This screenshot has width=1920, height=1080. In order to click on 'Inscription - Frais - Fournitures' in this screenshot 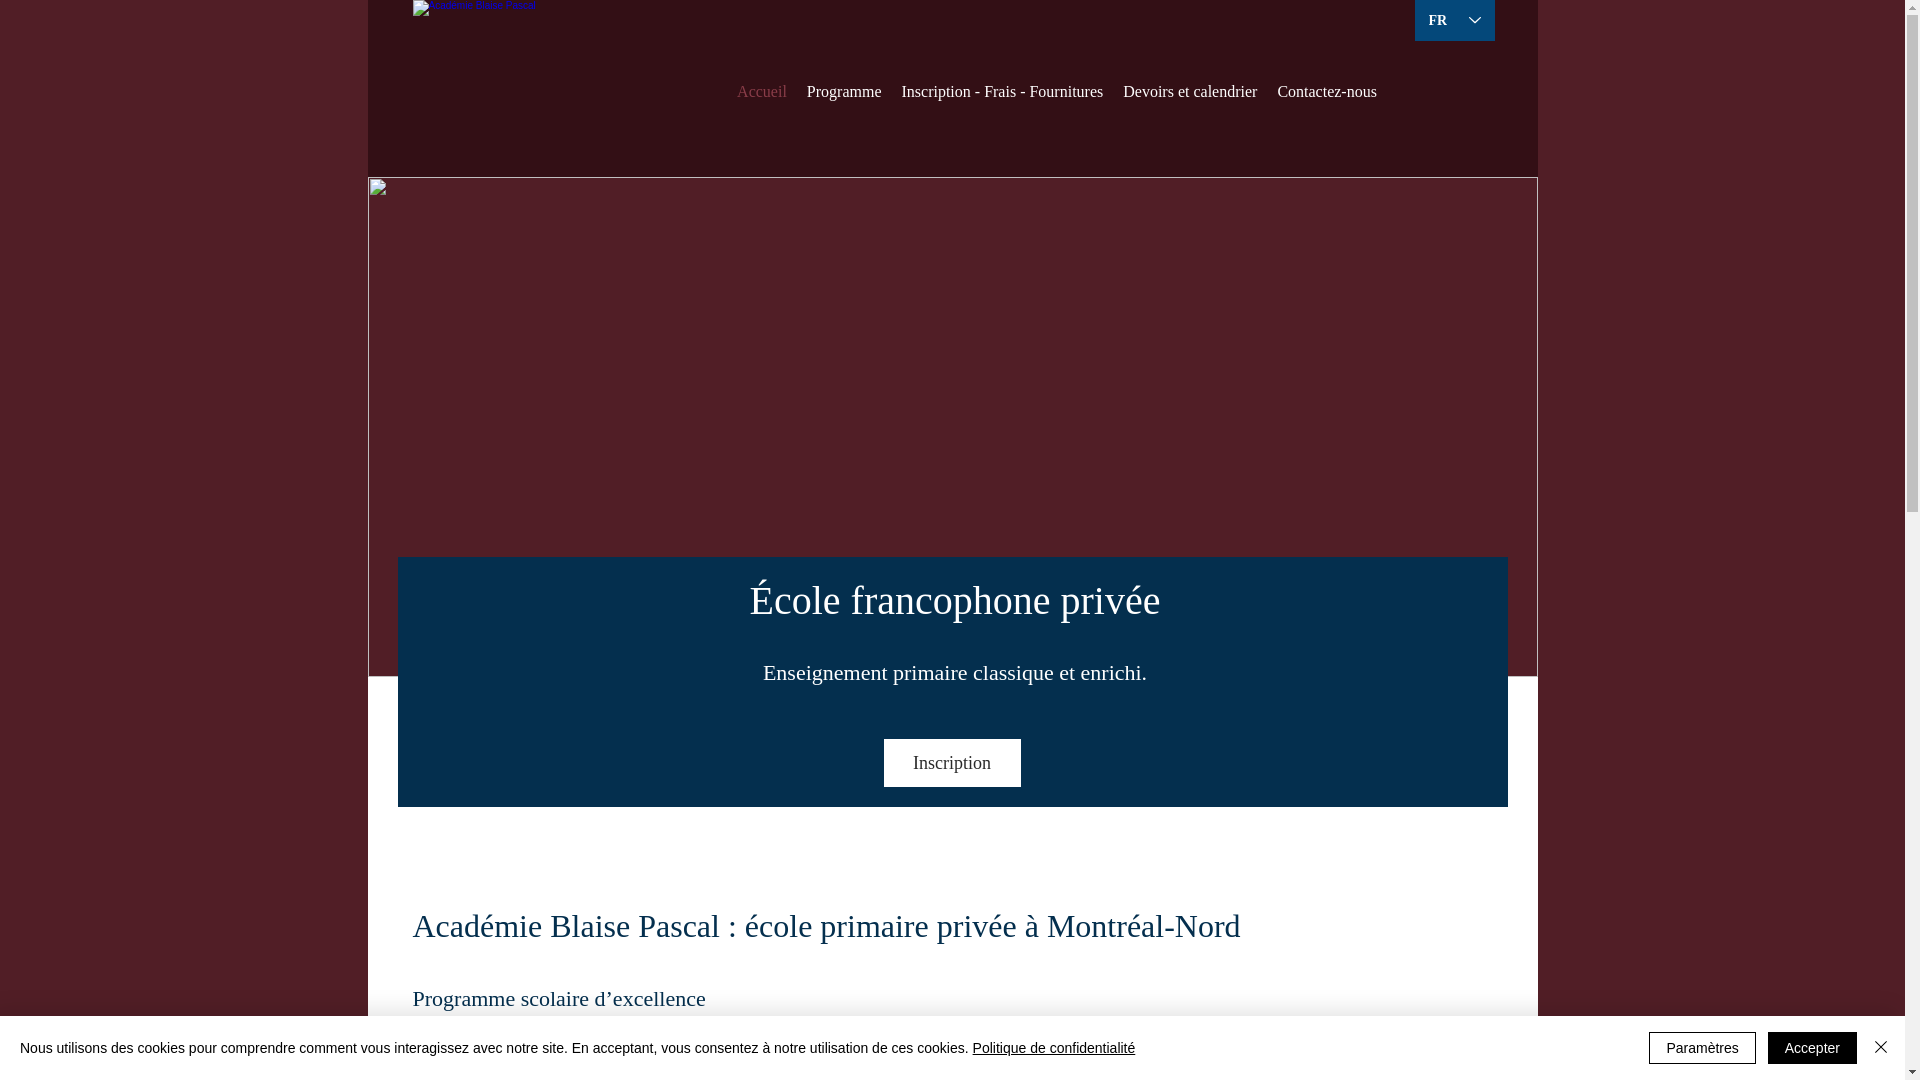, I will do `click(1002, 91)`.